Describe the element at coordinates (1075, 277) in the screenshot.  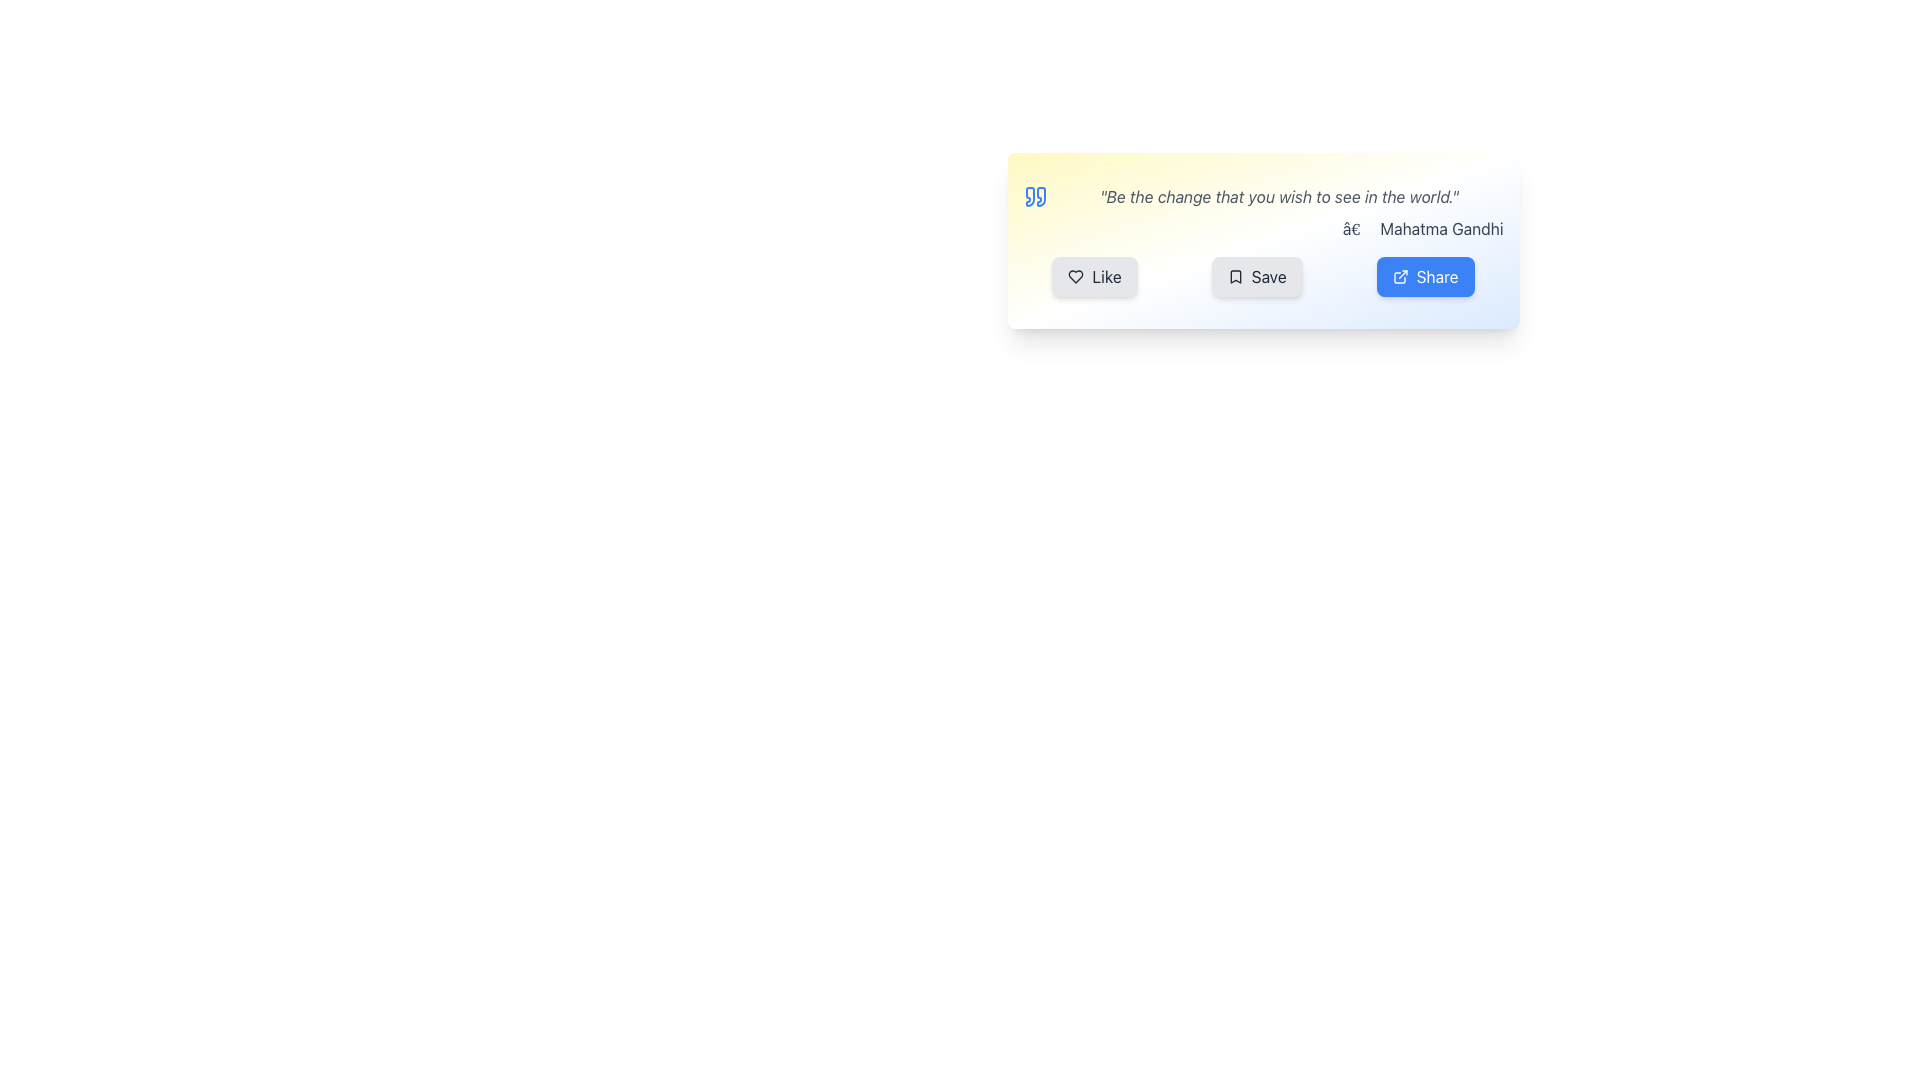
I see `the heart icon within the 'Like' button to like the quote` at that location.